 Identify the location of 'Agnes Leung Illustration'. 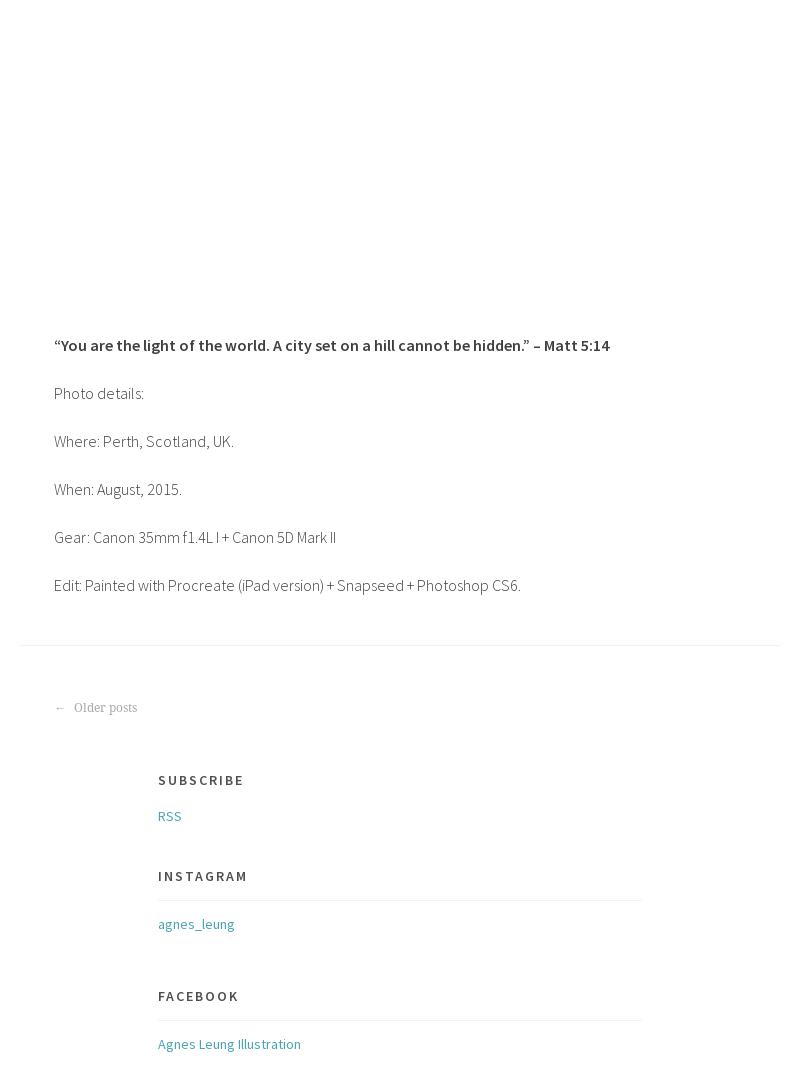
(228, 1043).